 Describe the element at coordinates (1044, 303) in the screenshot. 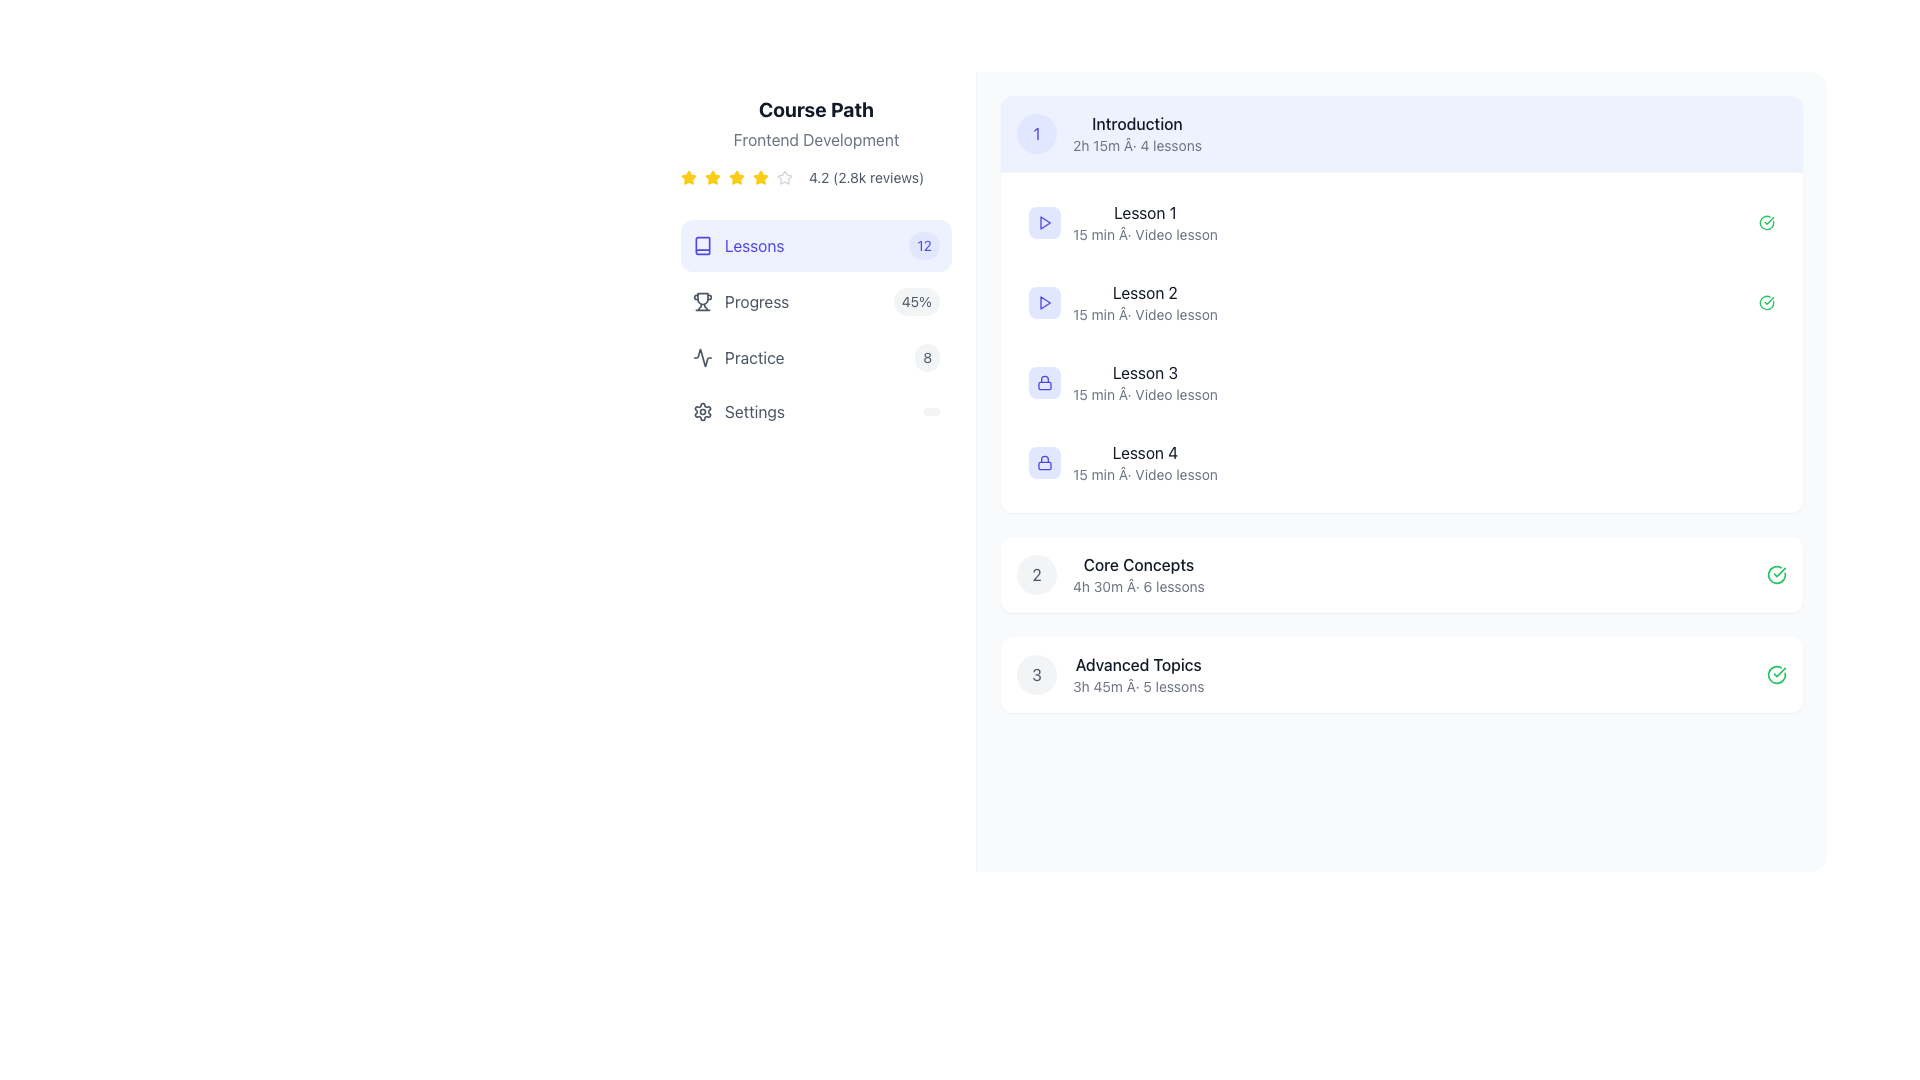

I see `the circular button located to the left of the text 'Lesson 2'` at that location.